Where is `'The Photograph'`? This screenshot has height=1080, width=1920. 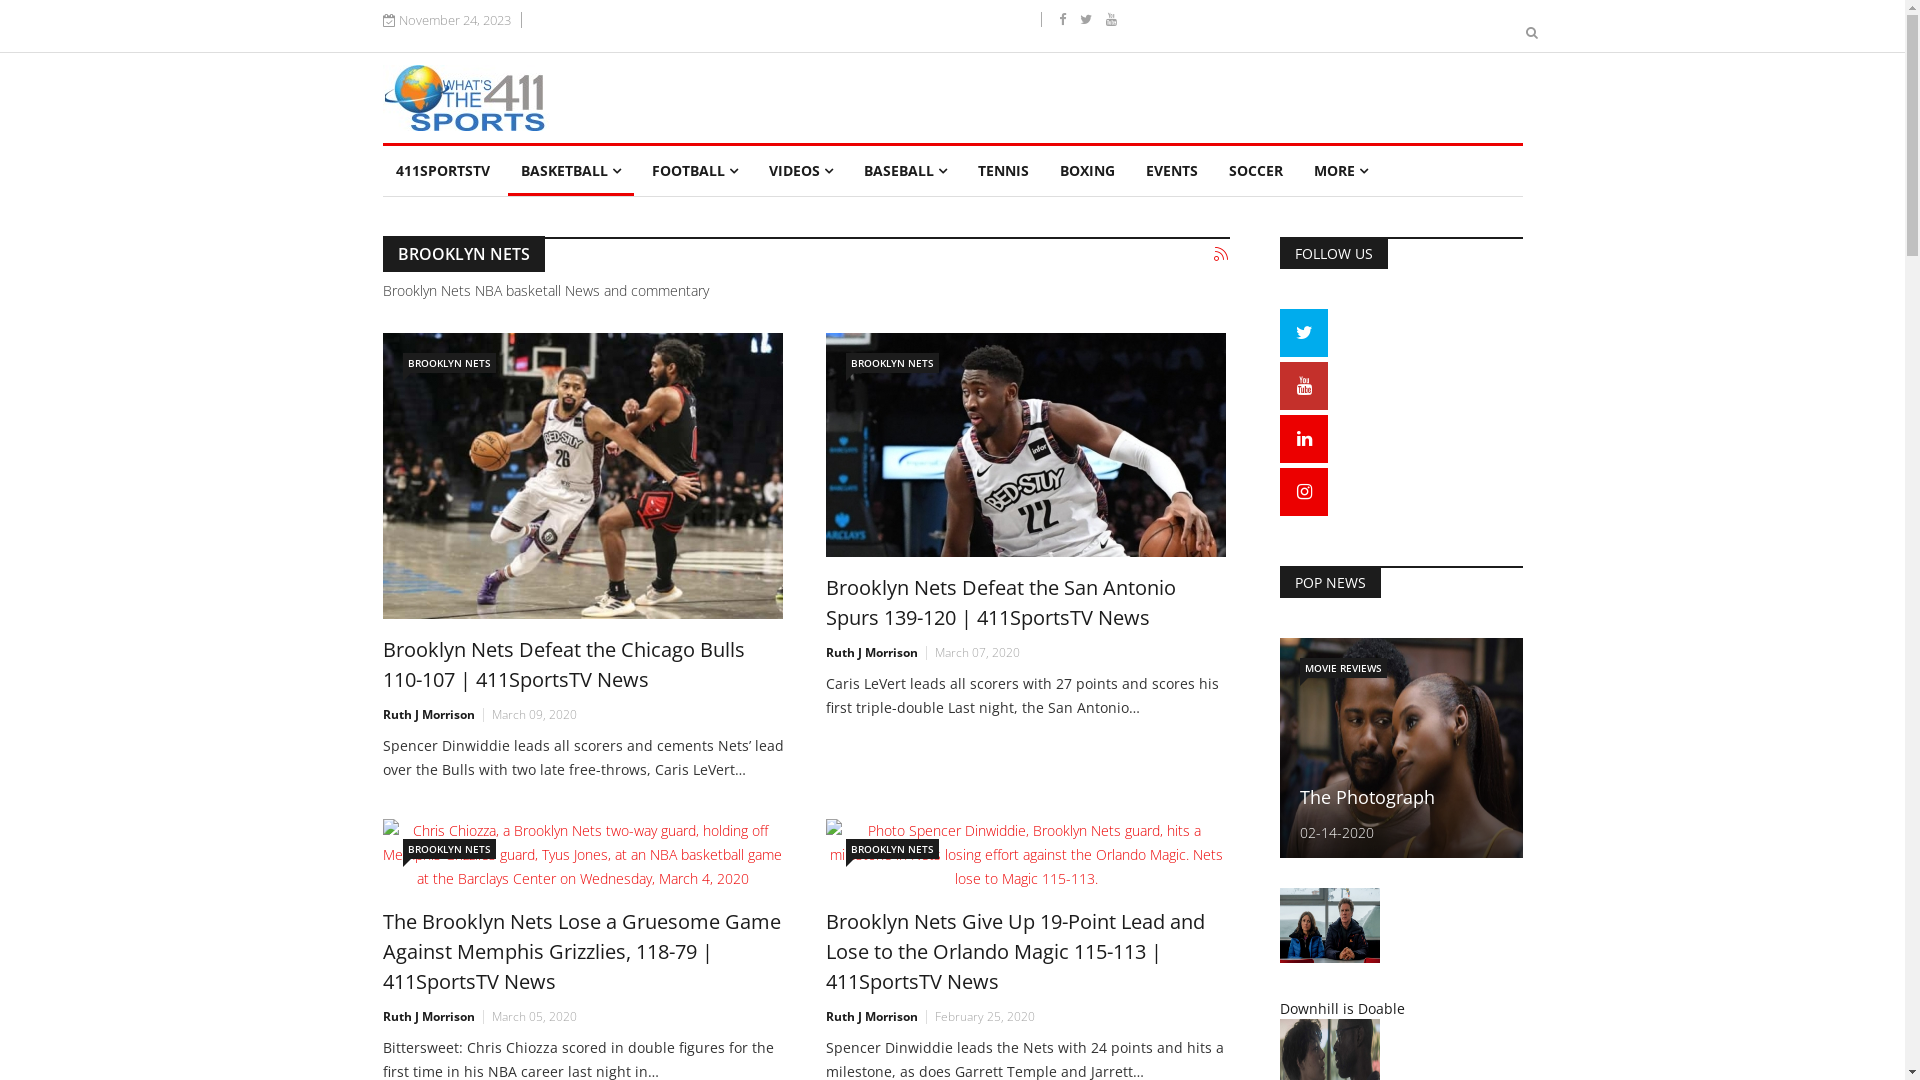 'The Photograph' is located at coordinates (1366, 796).